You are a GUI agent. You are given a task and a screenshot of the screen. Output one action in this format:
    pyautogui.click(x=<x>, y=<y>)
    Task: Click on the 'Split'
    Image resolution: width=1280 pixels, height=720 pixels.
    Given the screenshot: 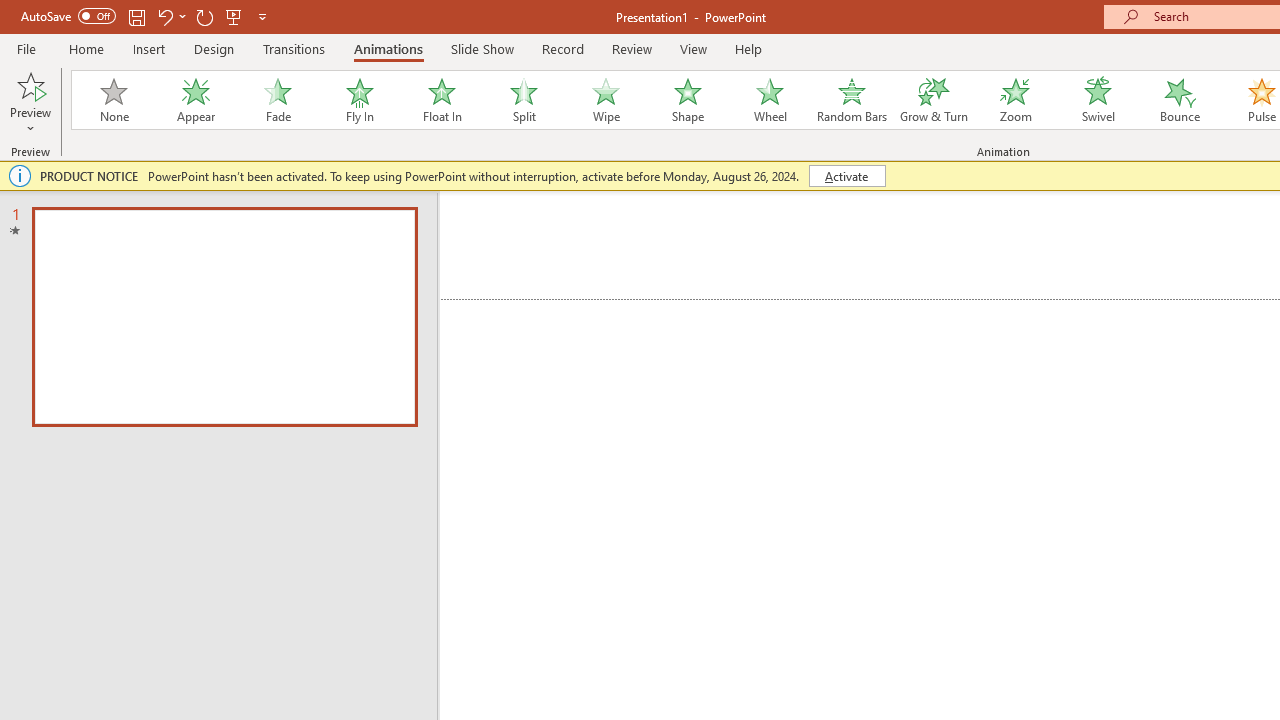 What is the action you would take?
    pyautogui.click(x=523, y=100)
    